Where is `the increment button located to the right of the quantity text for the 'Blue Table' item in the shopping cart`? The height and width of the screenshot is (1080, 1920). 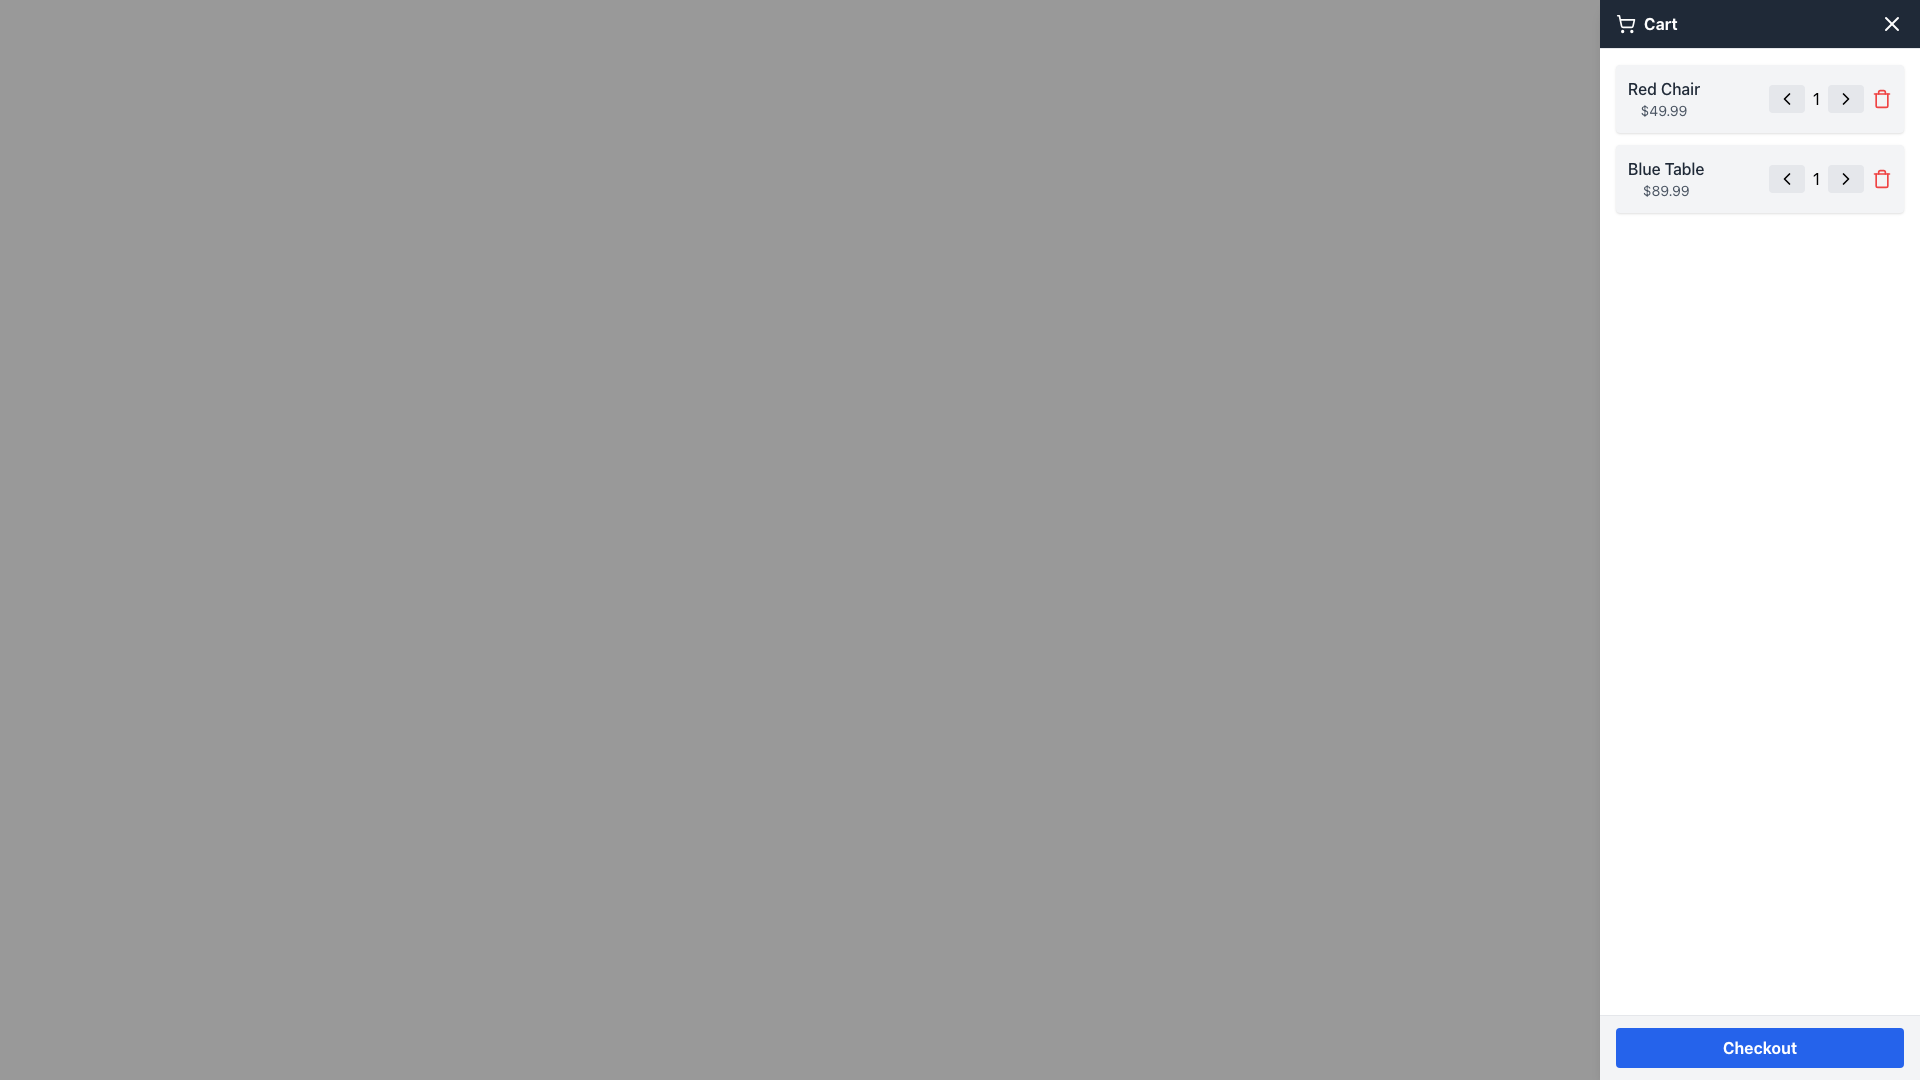
the increment button located to the right of the quantity text for the 'Blue Table' item in the shopping cart is located at coordinates (1845, 177).